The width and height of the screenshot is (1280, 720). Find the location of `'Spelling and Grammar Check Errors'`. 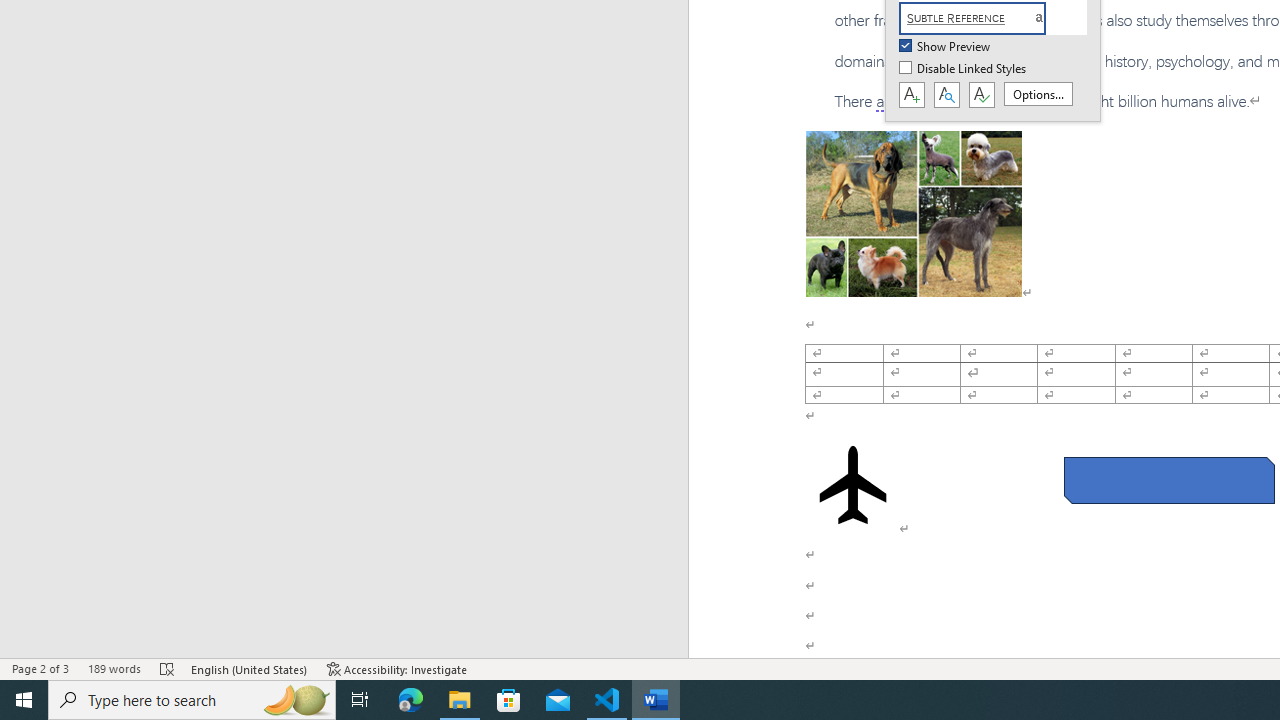

'Spelling and Grammar Check Errors' is located at coordinates (168, 669).